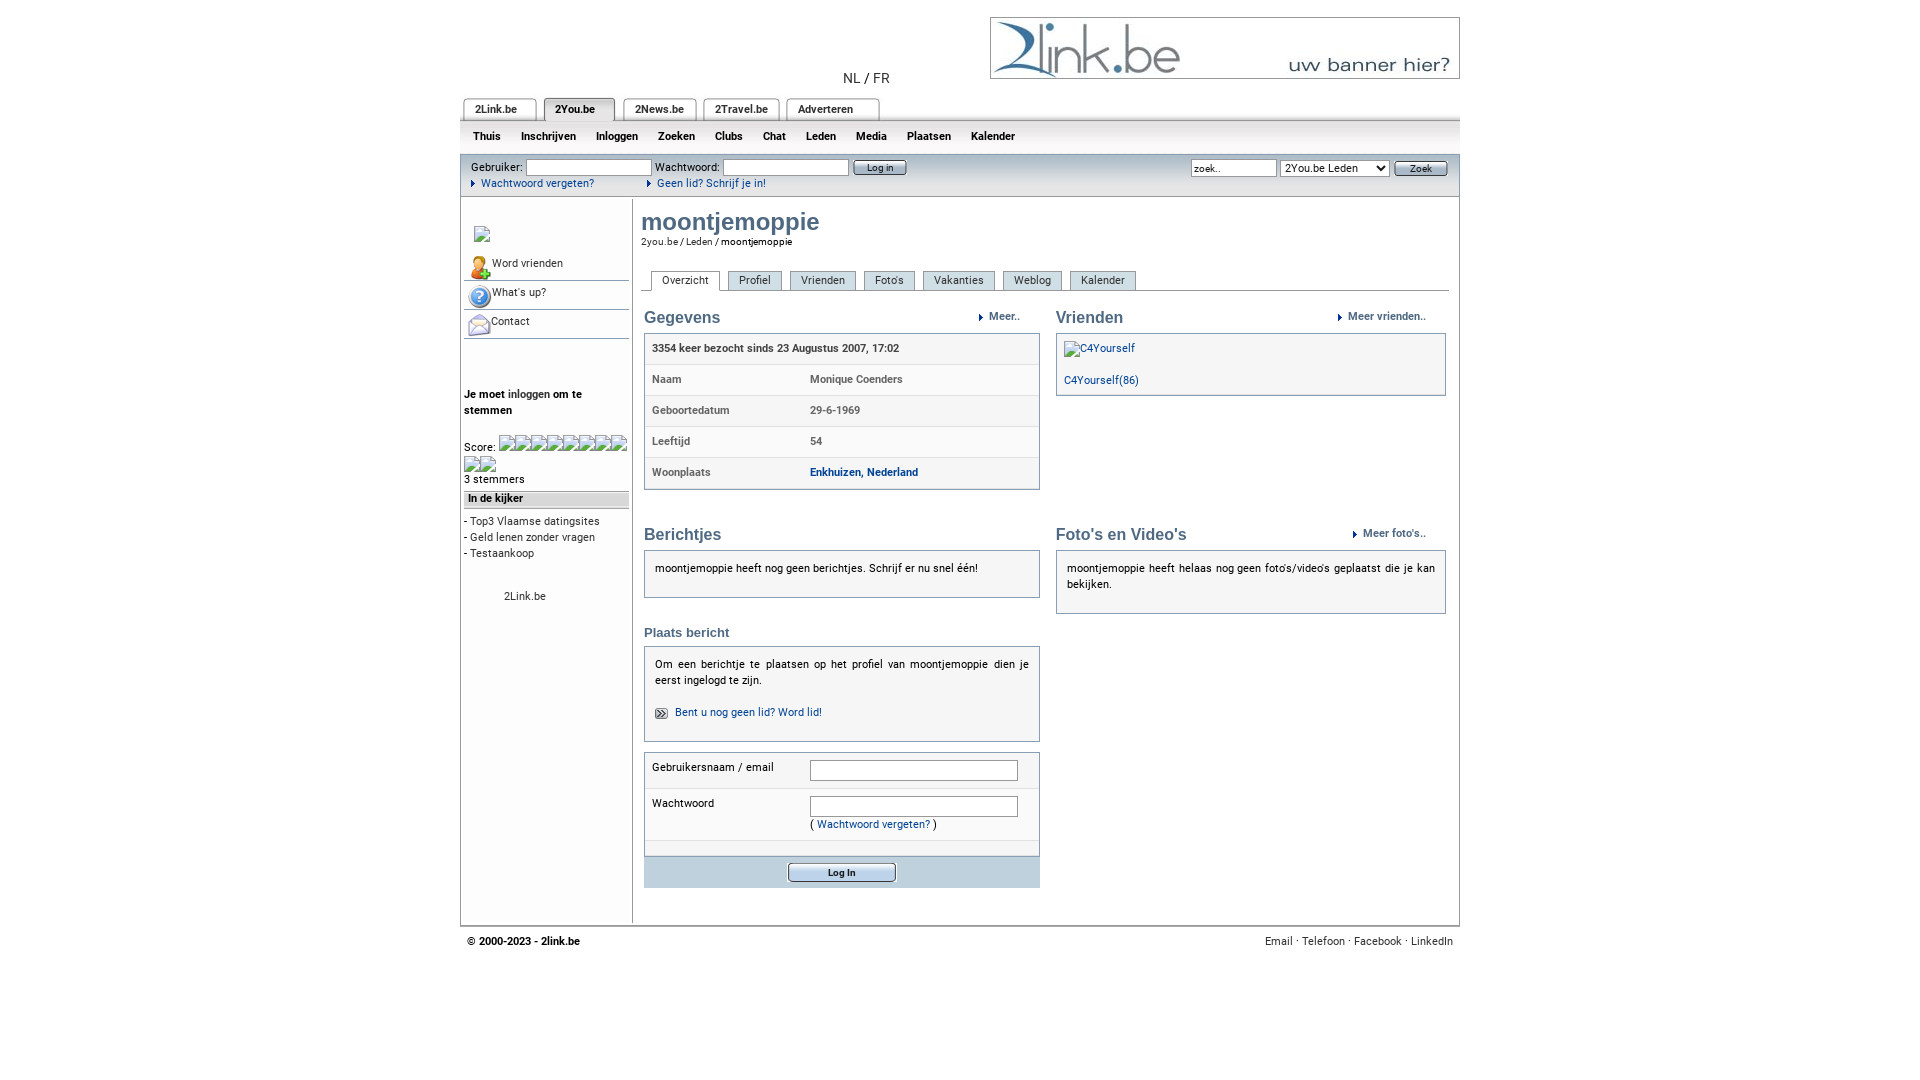  Describe the element at coordinates (1100, 380) in the screenshot. I see `'C4Yourself(86)'` at that location.